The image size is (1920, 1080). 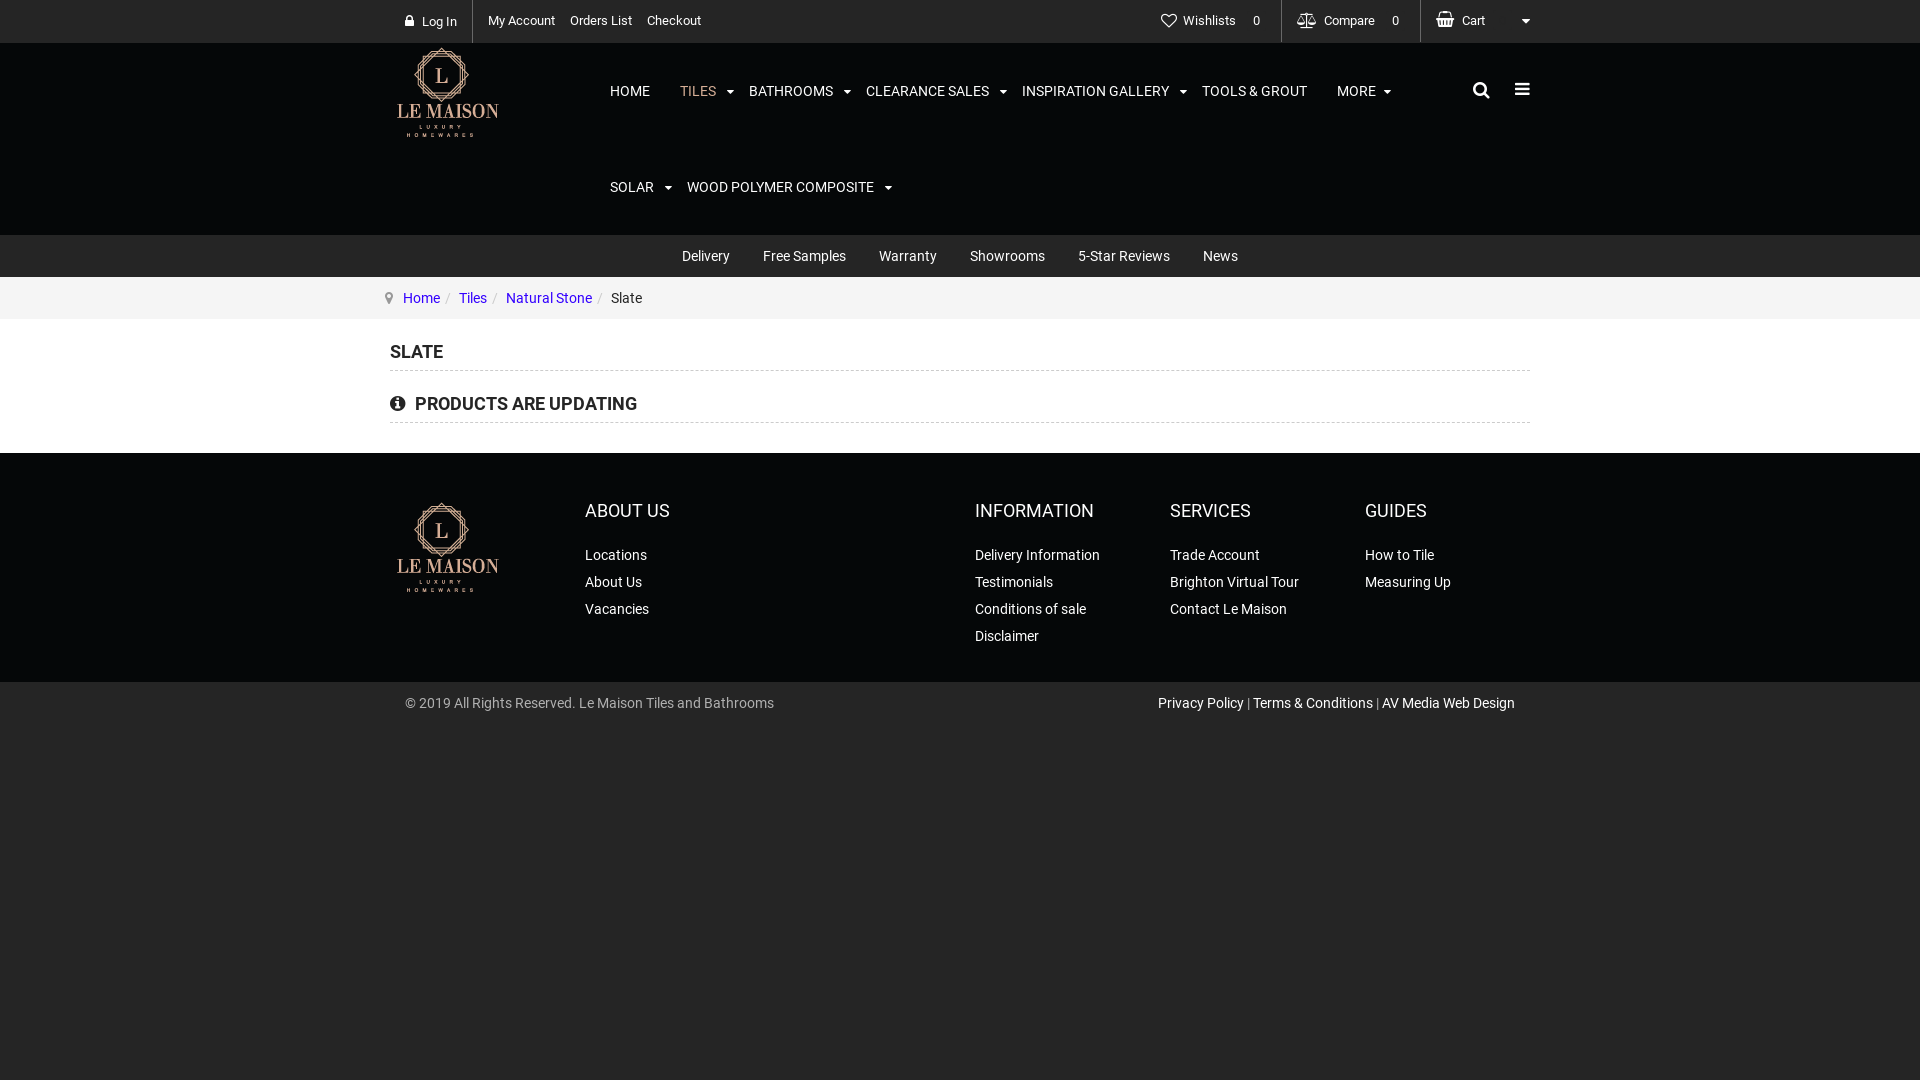 I want to click on 'Vacancies', so click(x=616, y=608).